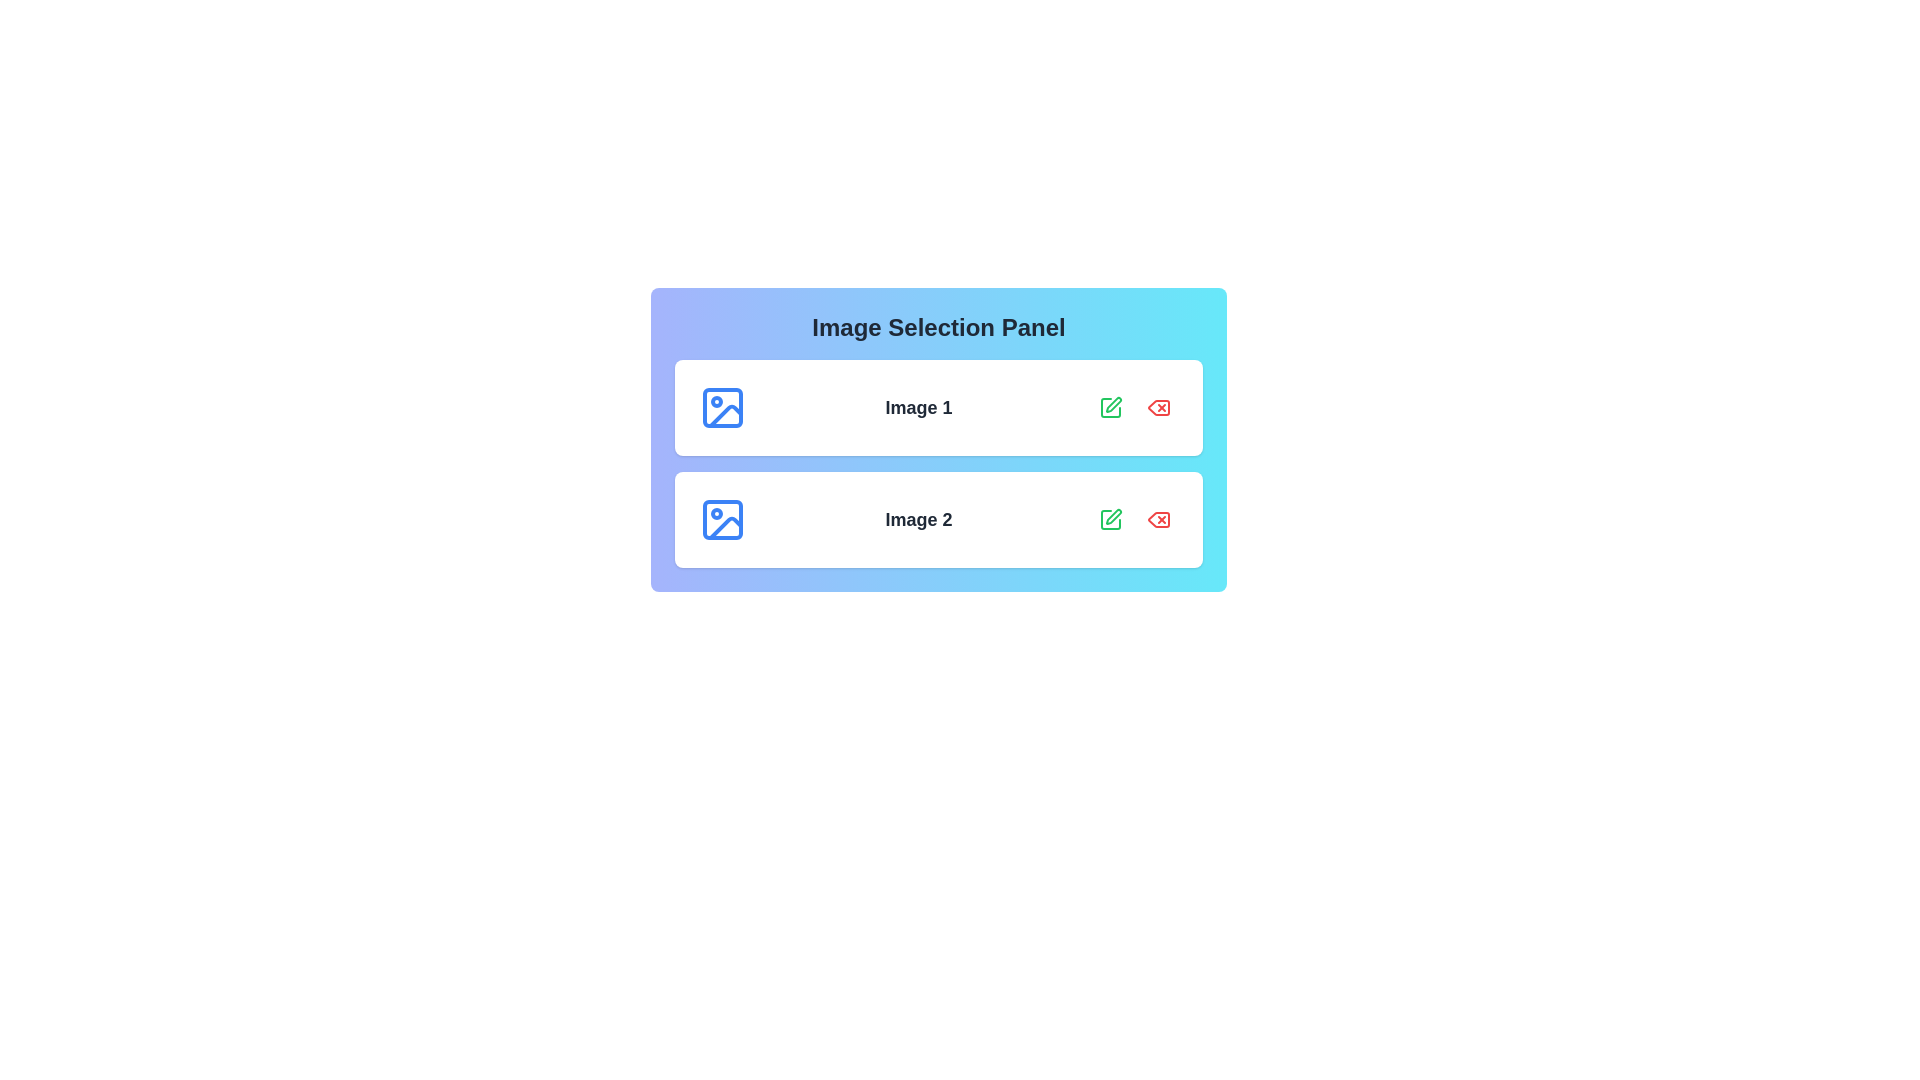 Image resolution: width=1920 pixels, height=1080 pixels. I want to click on the 'Edit' button located in the top row of the image items list to observe the hover effect, so click(1109, 407).